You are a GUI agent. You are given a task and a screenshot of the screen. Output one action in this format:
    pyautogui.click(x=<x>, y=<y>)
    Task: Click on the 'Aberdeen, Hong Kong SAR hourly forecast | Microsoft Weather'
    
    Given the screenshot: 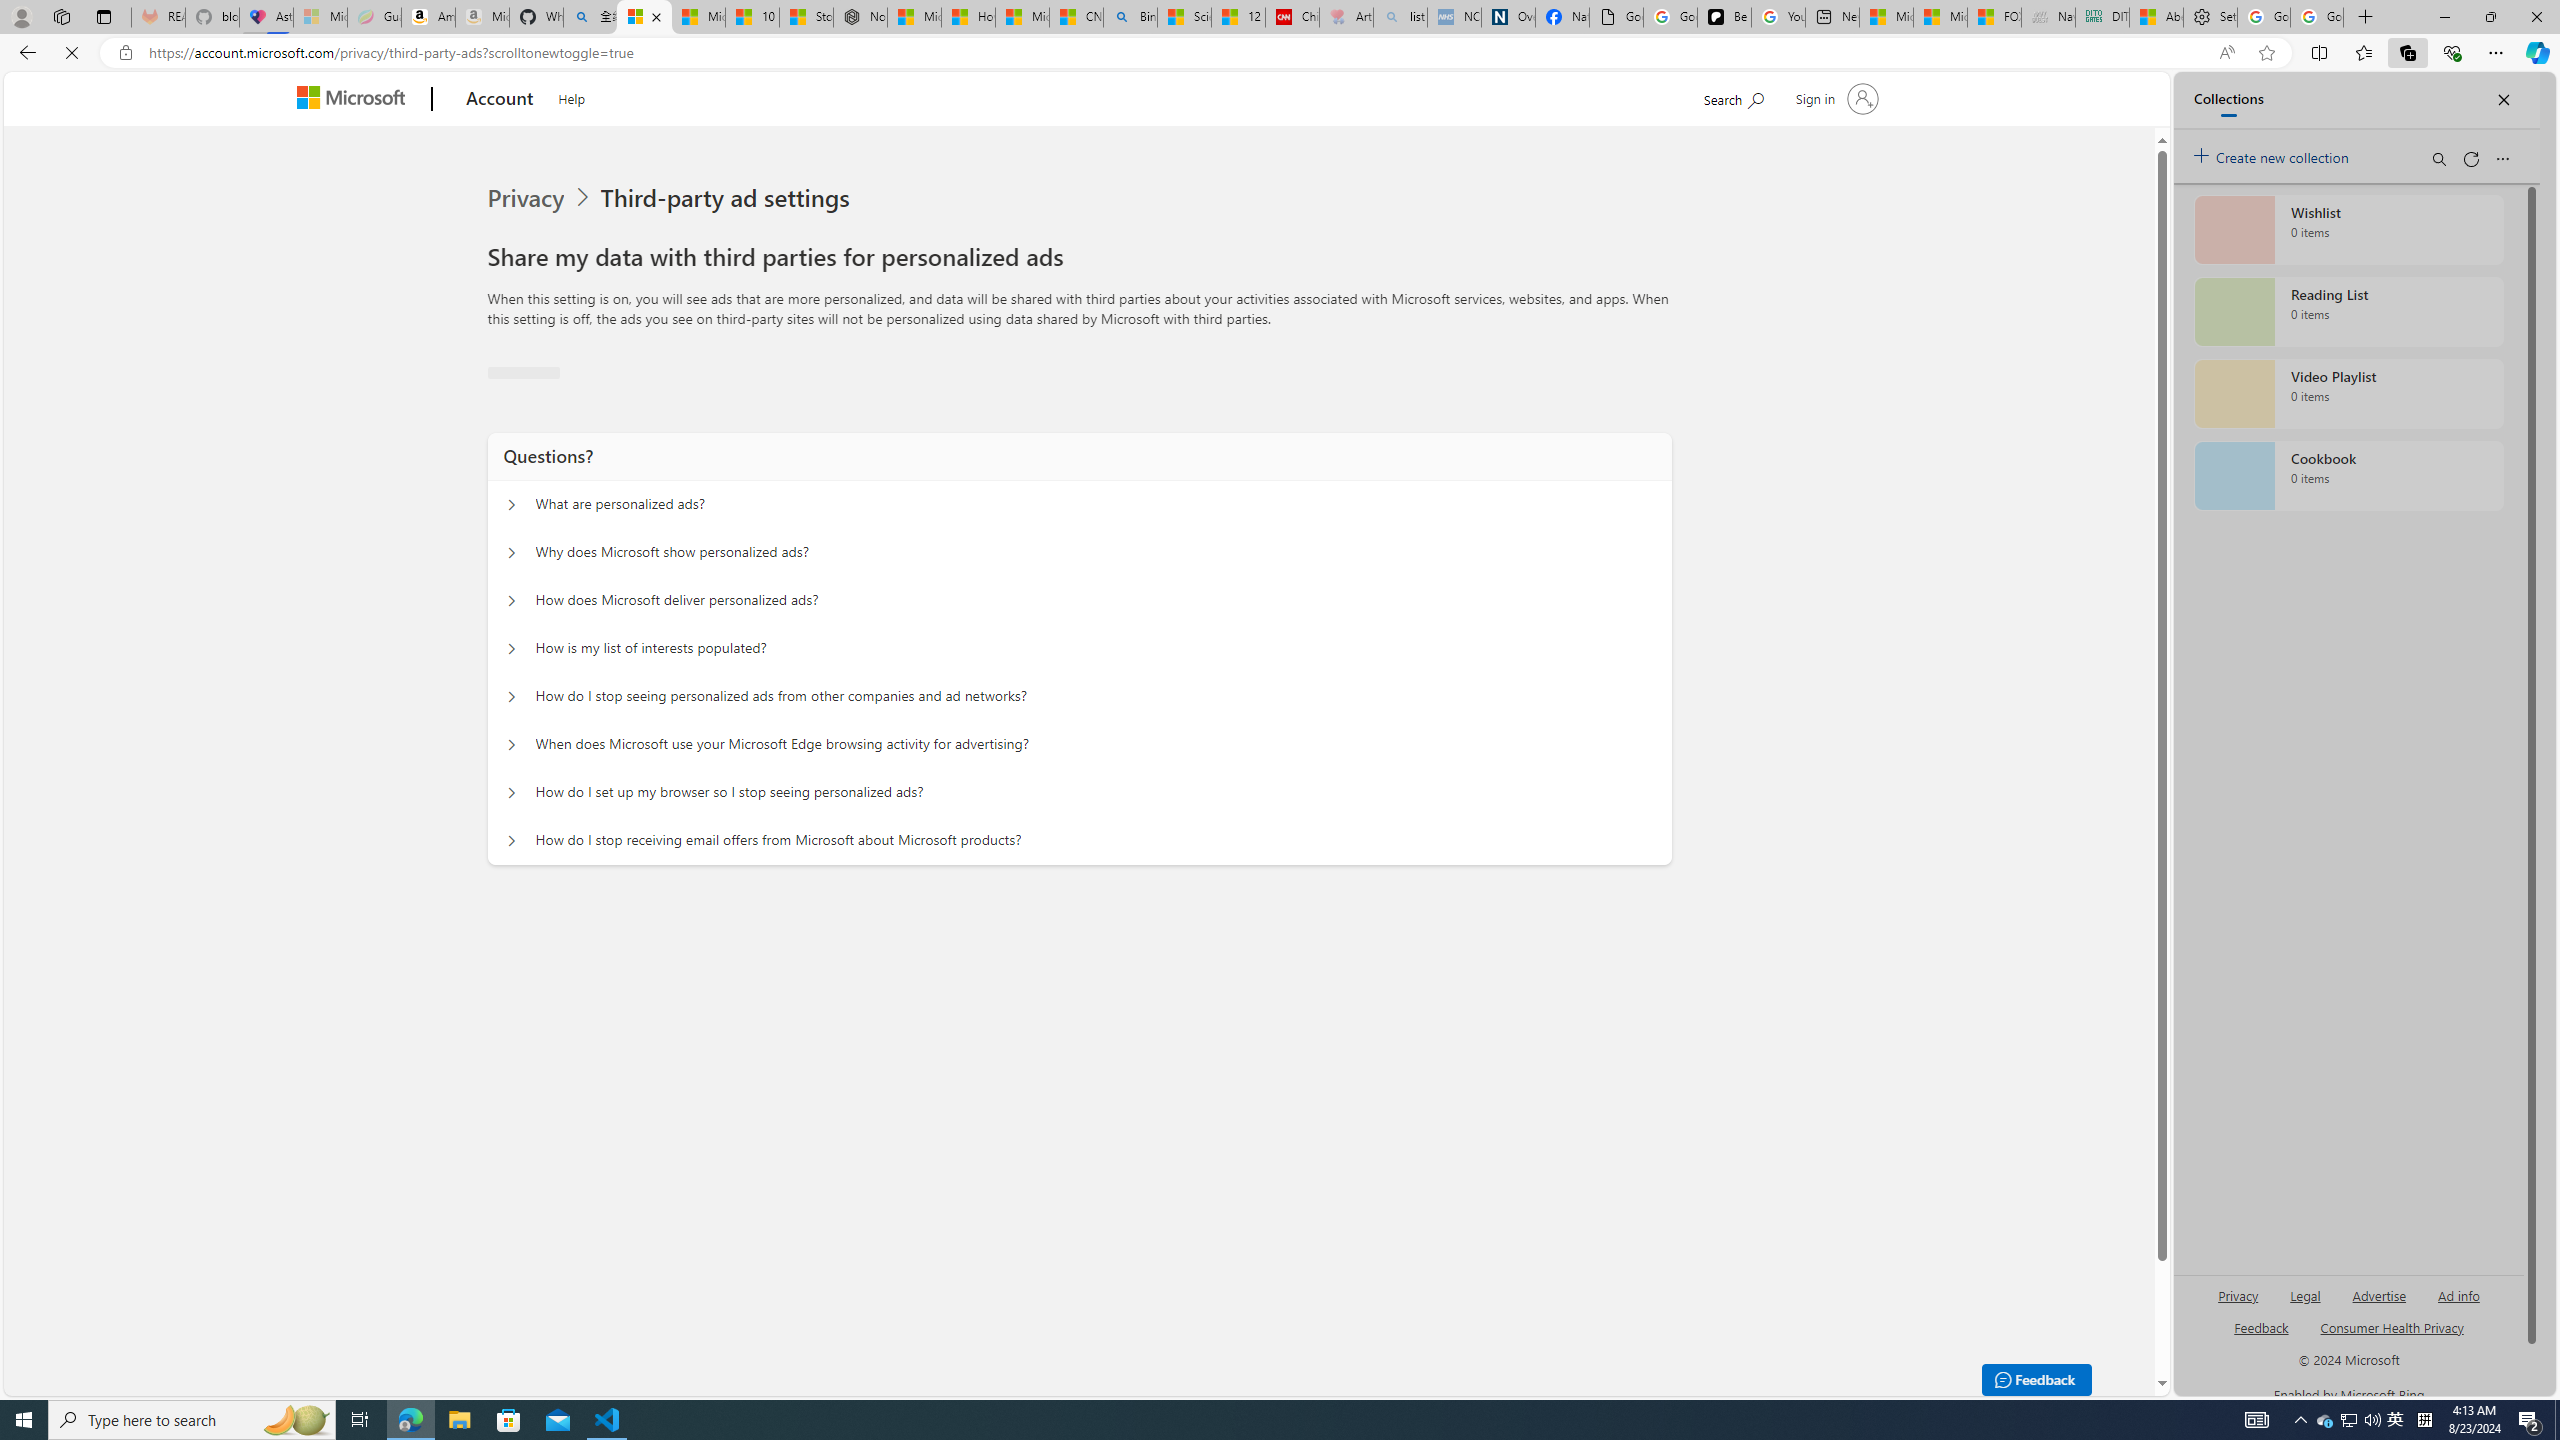 What is the action you would take?
    pyautogui.click(x=2156, y=16)
    